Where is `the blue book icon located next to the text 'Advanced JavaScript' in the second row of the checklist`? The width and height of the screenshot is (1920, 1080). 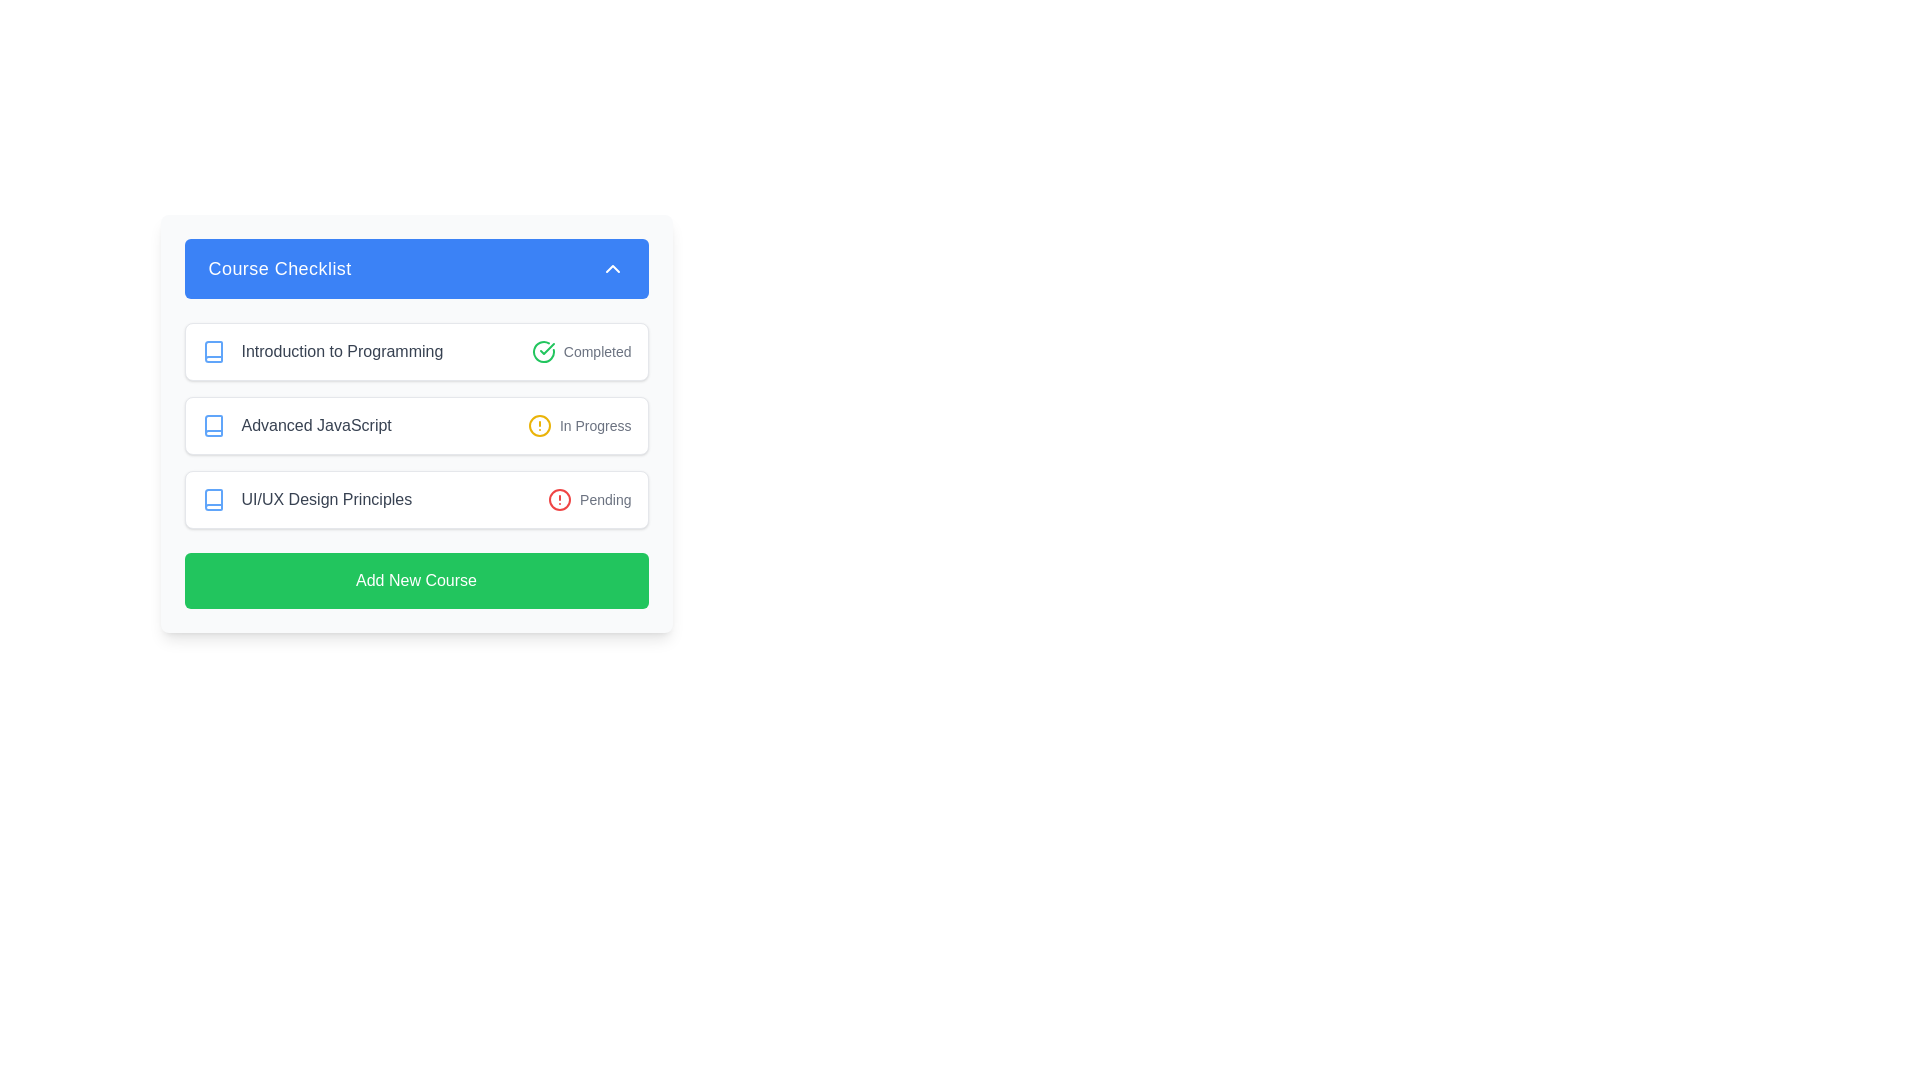 the blue book icon located next to the text 'Advanced JavaScript' in the second row of the checklist is located at coordinates (213, 424).